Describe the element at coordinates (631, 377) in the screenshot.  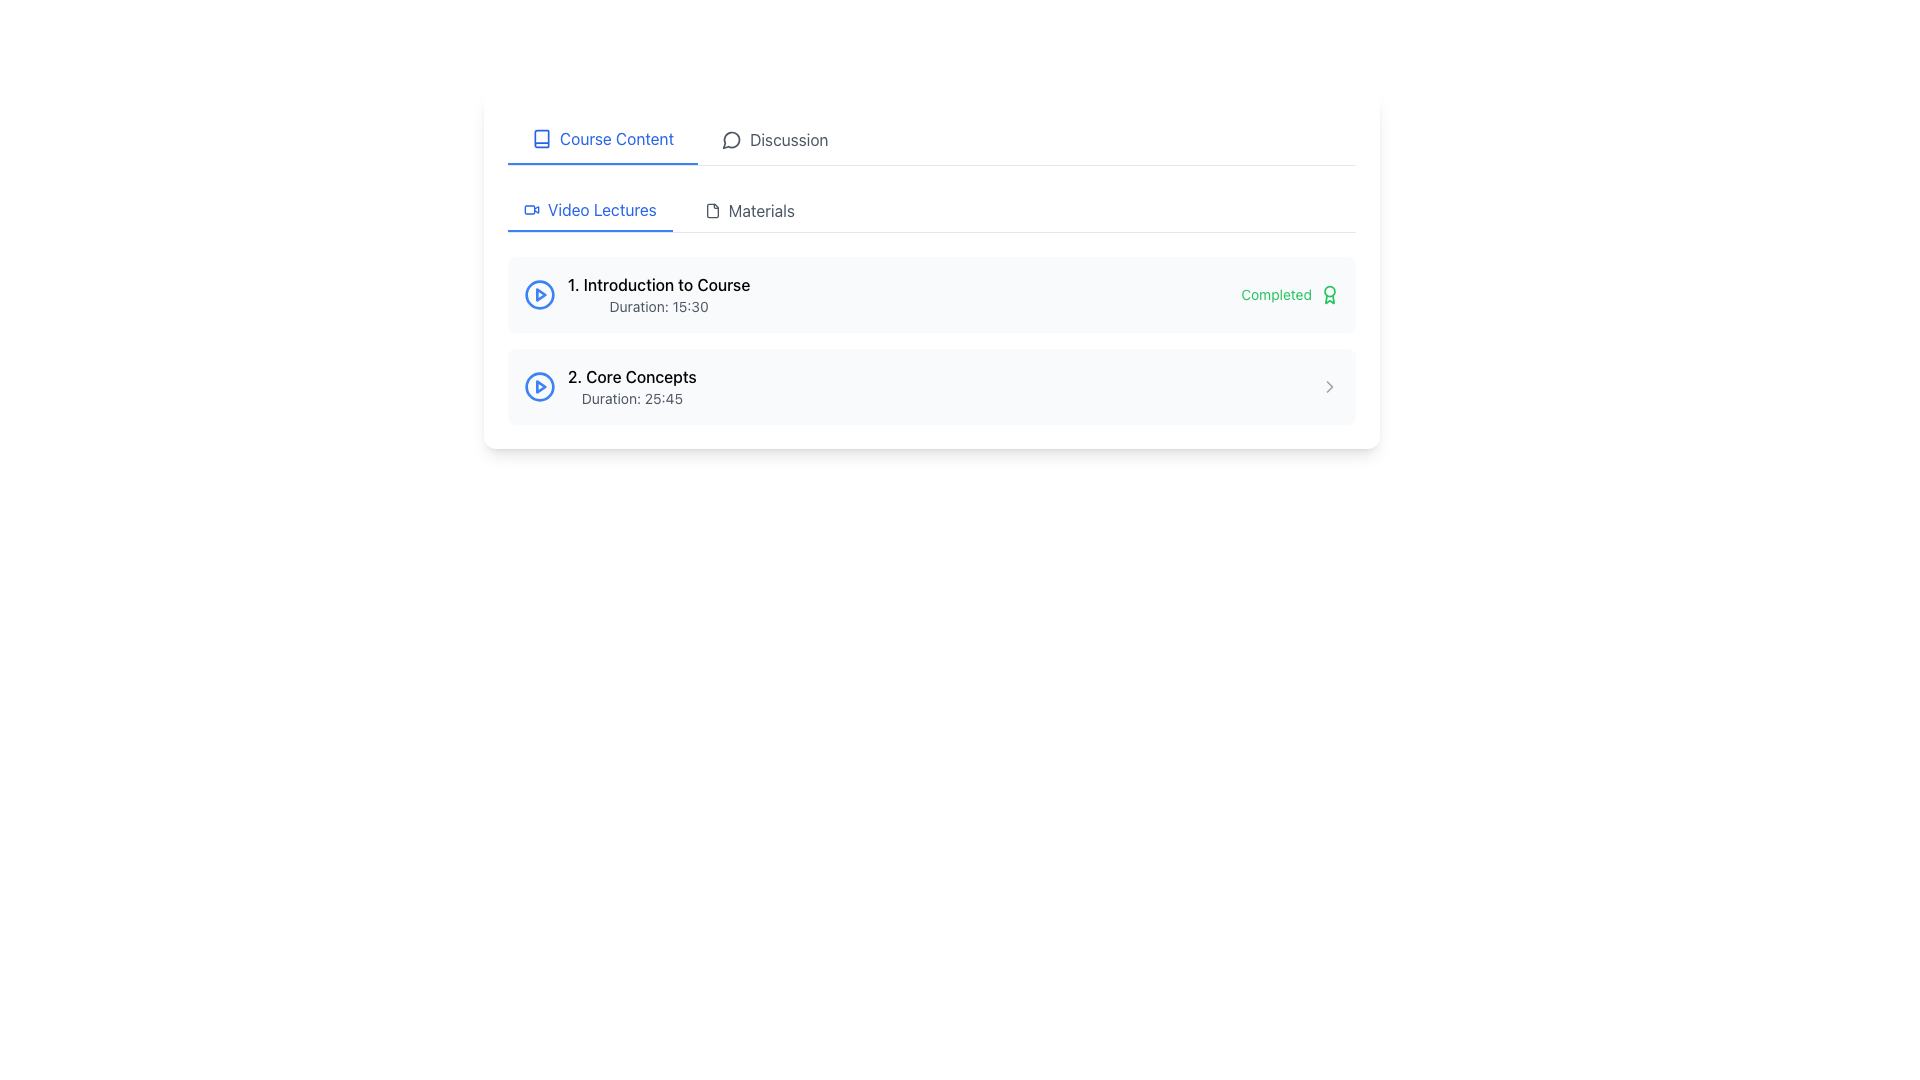
I see `the text label '2. Core Concepts' which is styled as a heading in a medium font weight, located in the second row of the video lectures list` at that location.